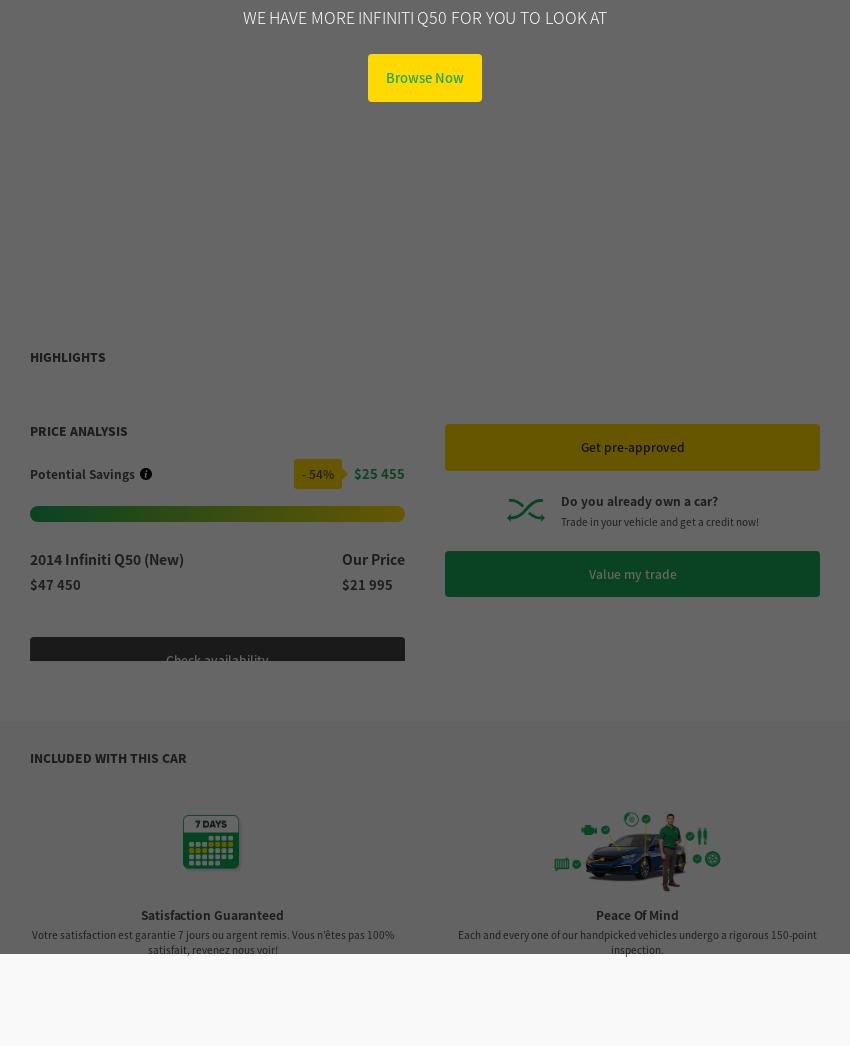 This screenshot has width=850, height=1046. What do you see at coordinates (29, 379) in the screenshot?
I see `'Included with this car'` at bounding box center [29, 379].